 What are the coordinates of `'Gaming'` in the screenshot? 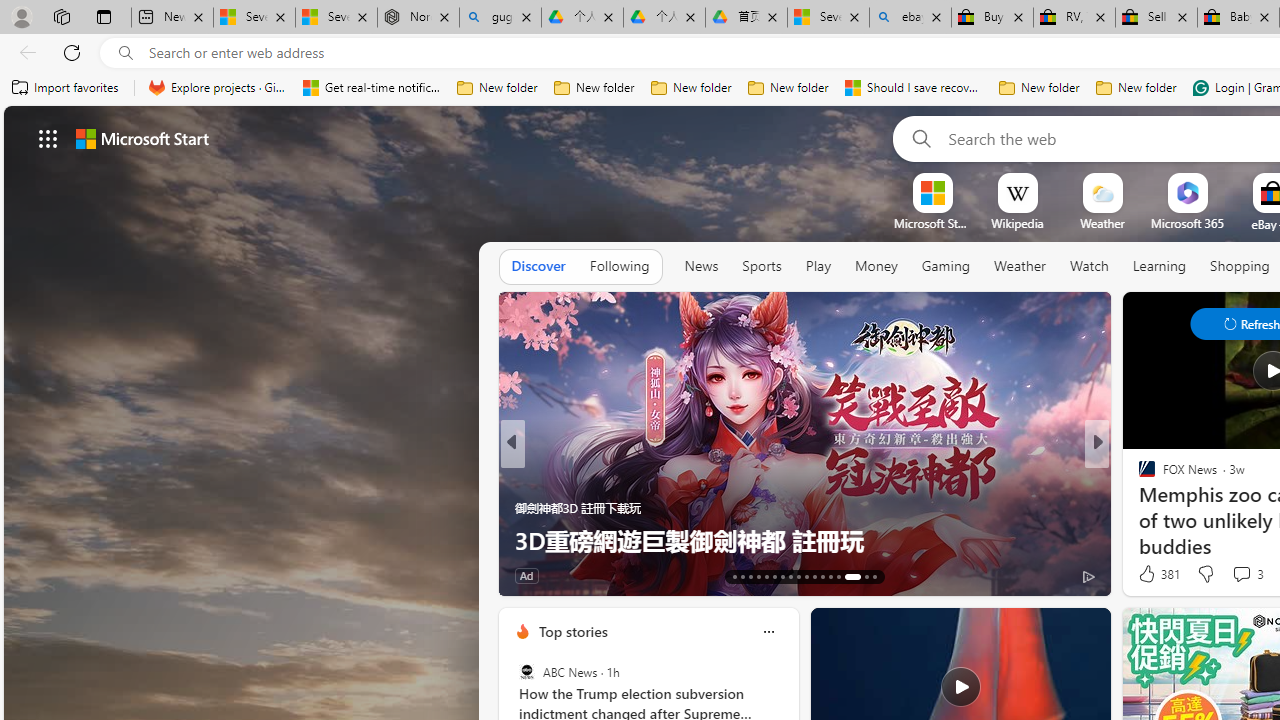 It's located at (944, 266).